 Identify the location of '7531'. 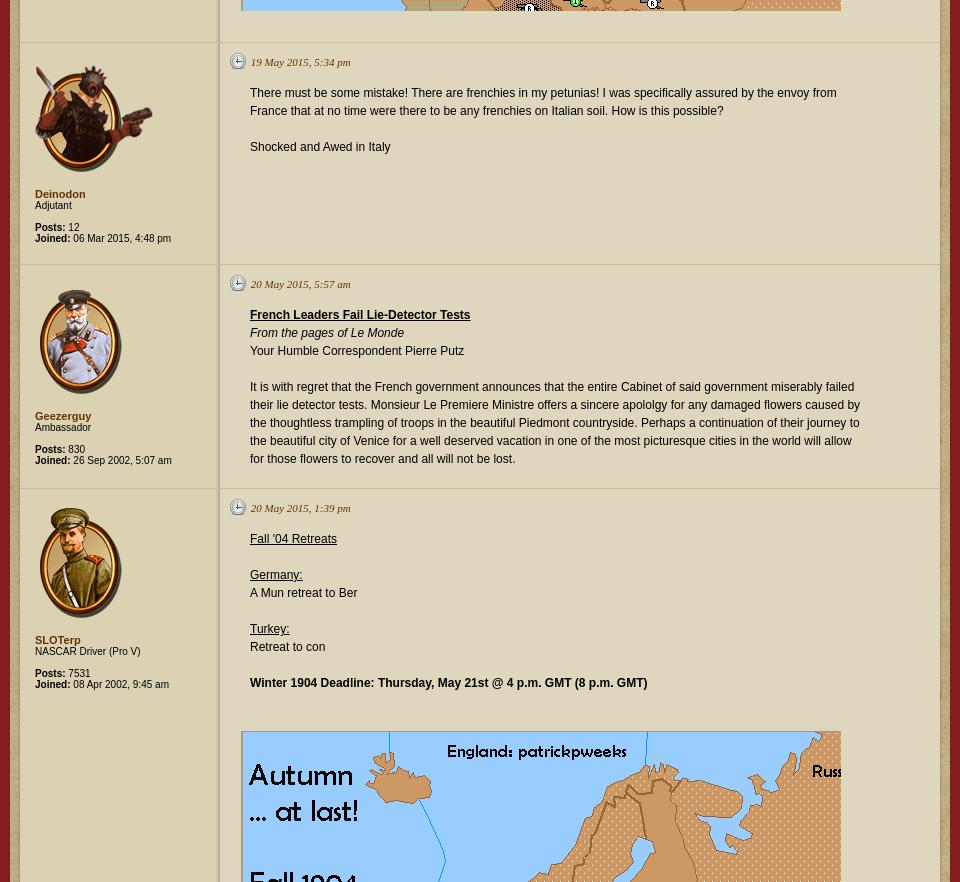
(77, 672).